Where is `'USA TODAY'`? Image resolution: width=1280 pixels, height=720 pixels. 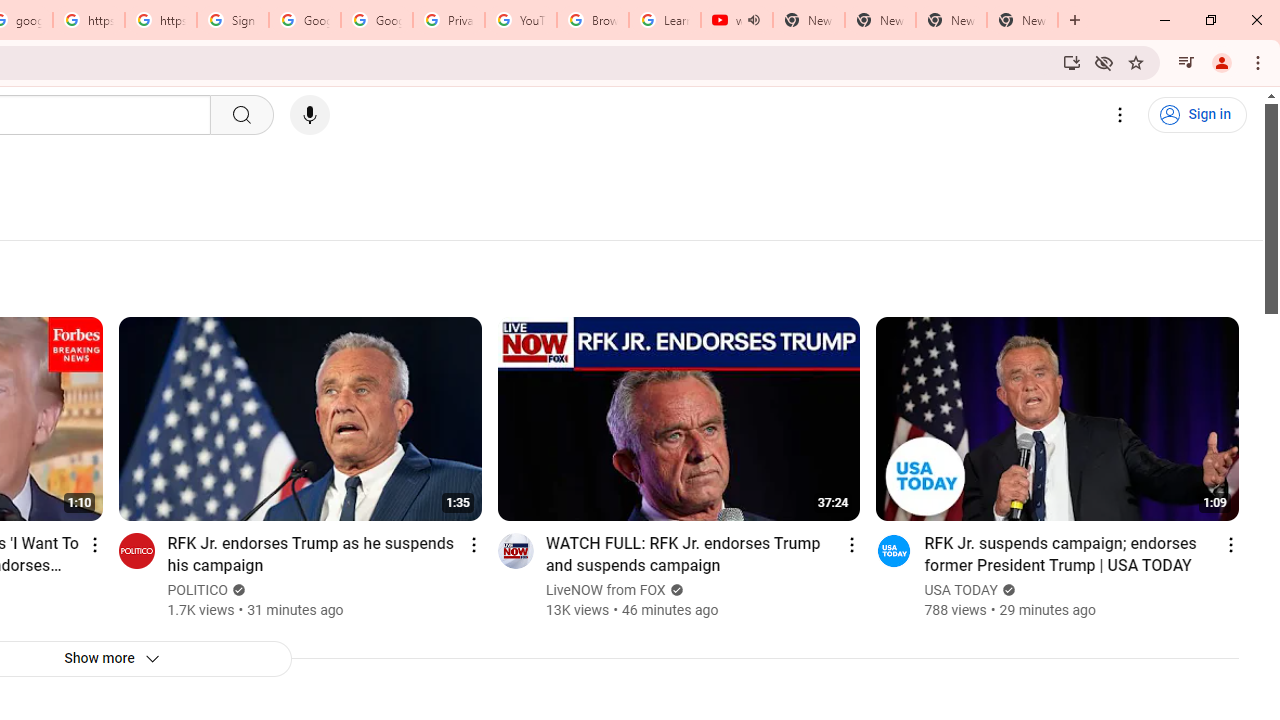
'USA TODAY' is located at coordinates (961, 589).